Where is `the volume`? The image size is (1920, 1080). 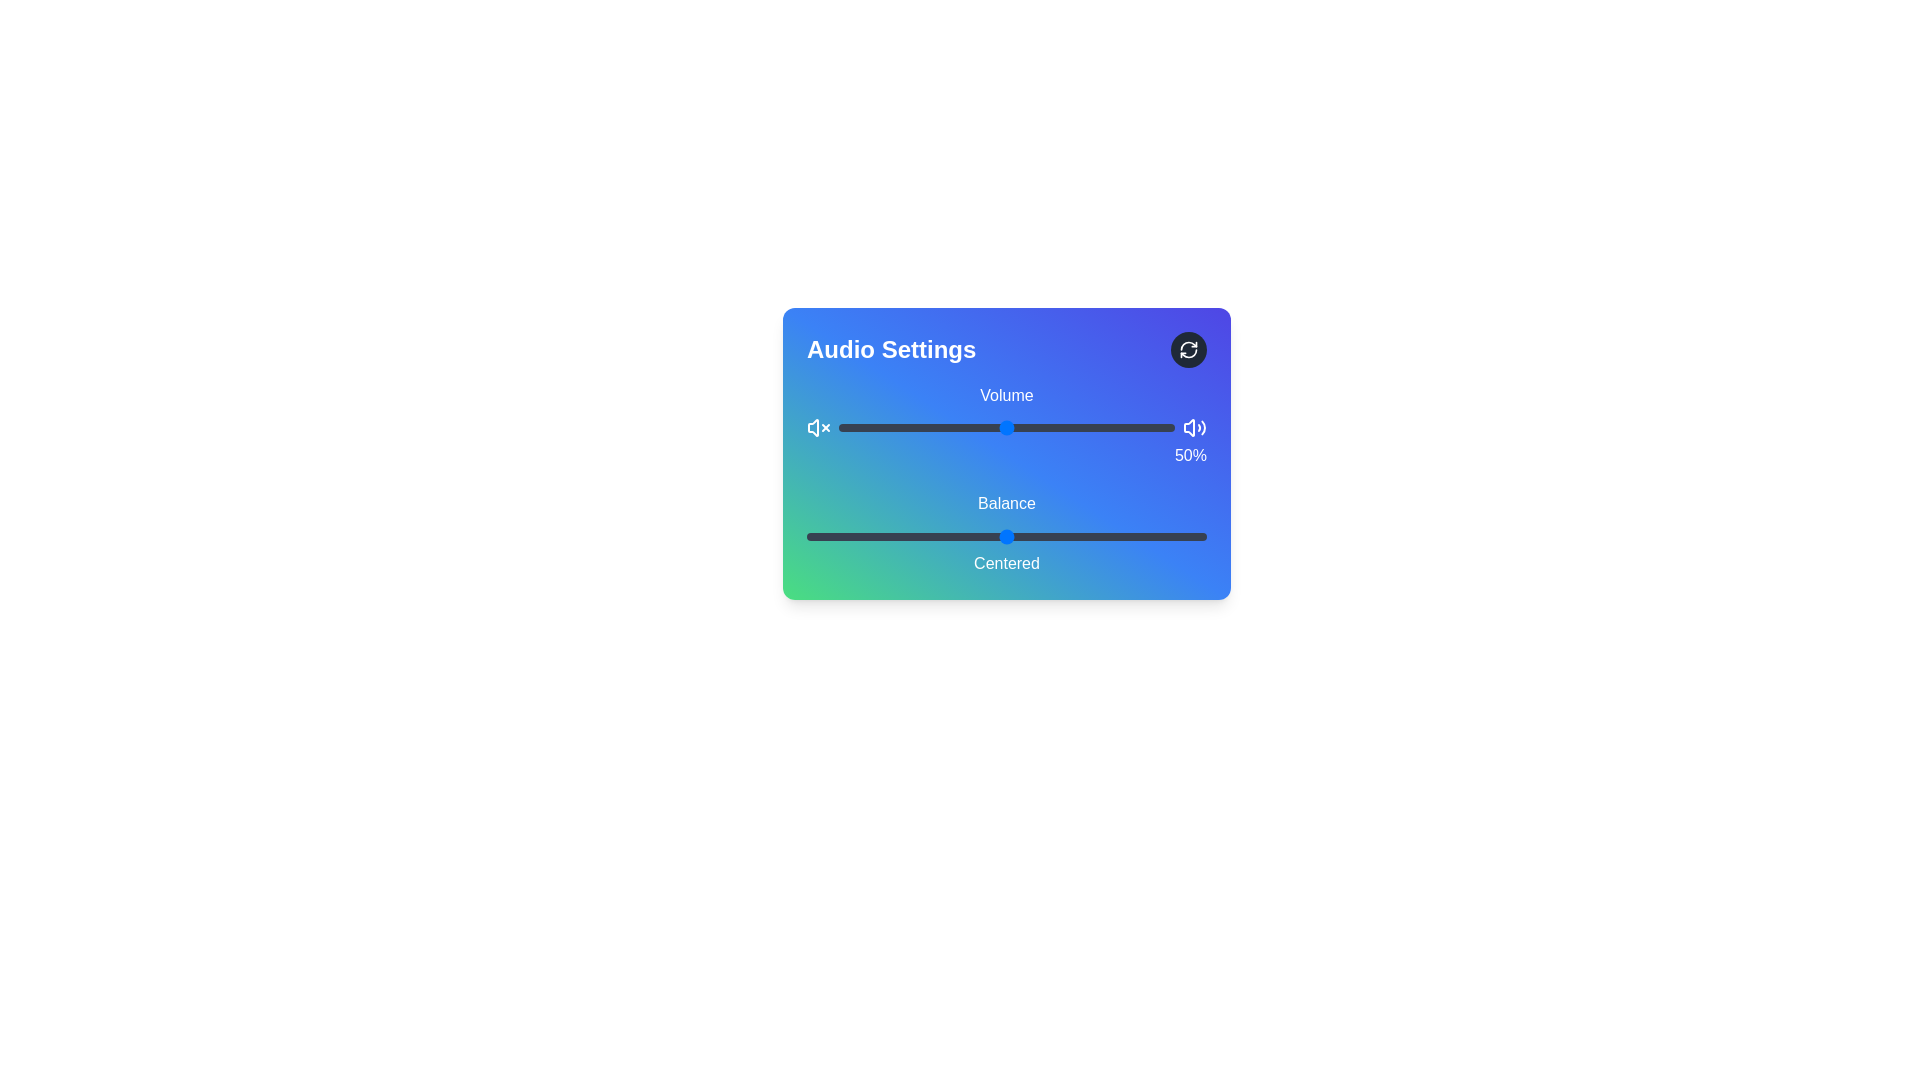
the volume is located at coordinates (921, 427).